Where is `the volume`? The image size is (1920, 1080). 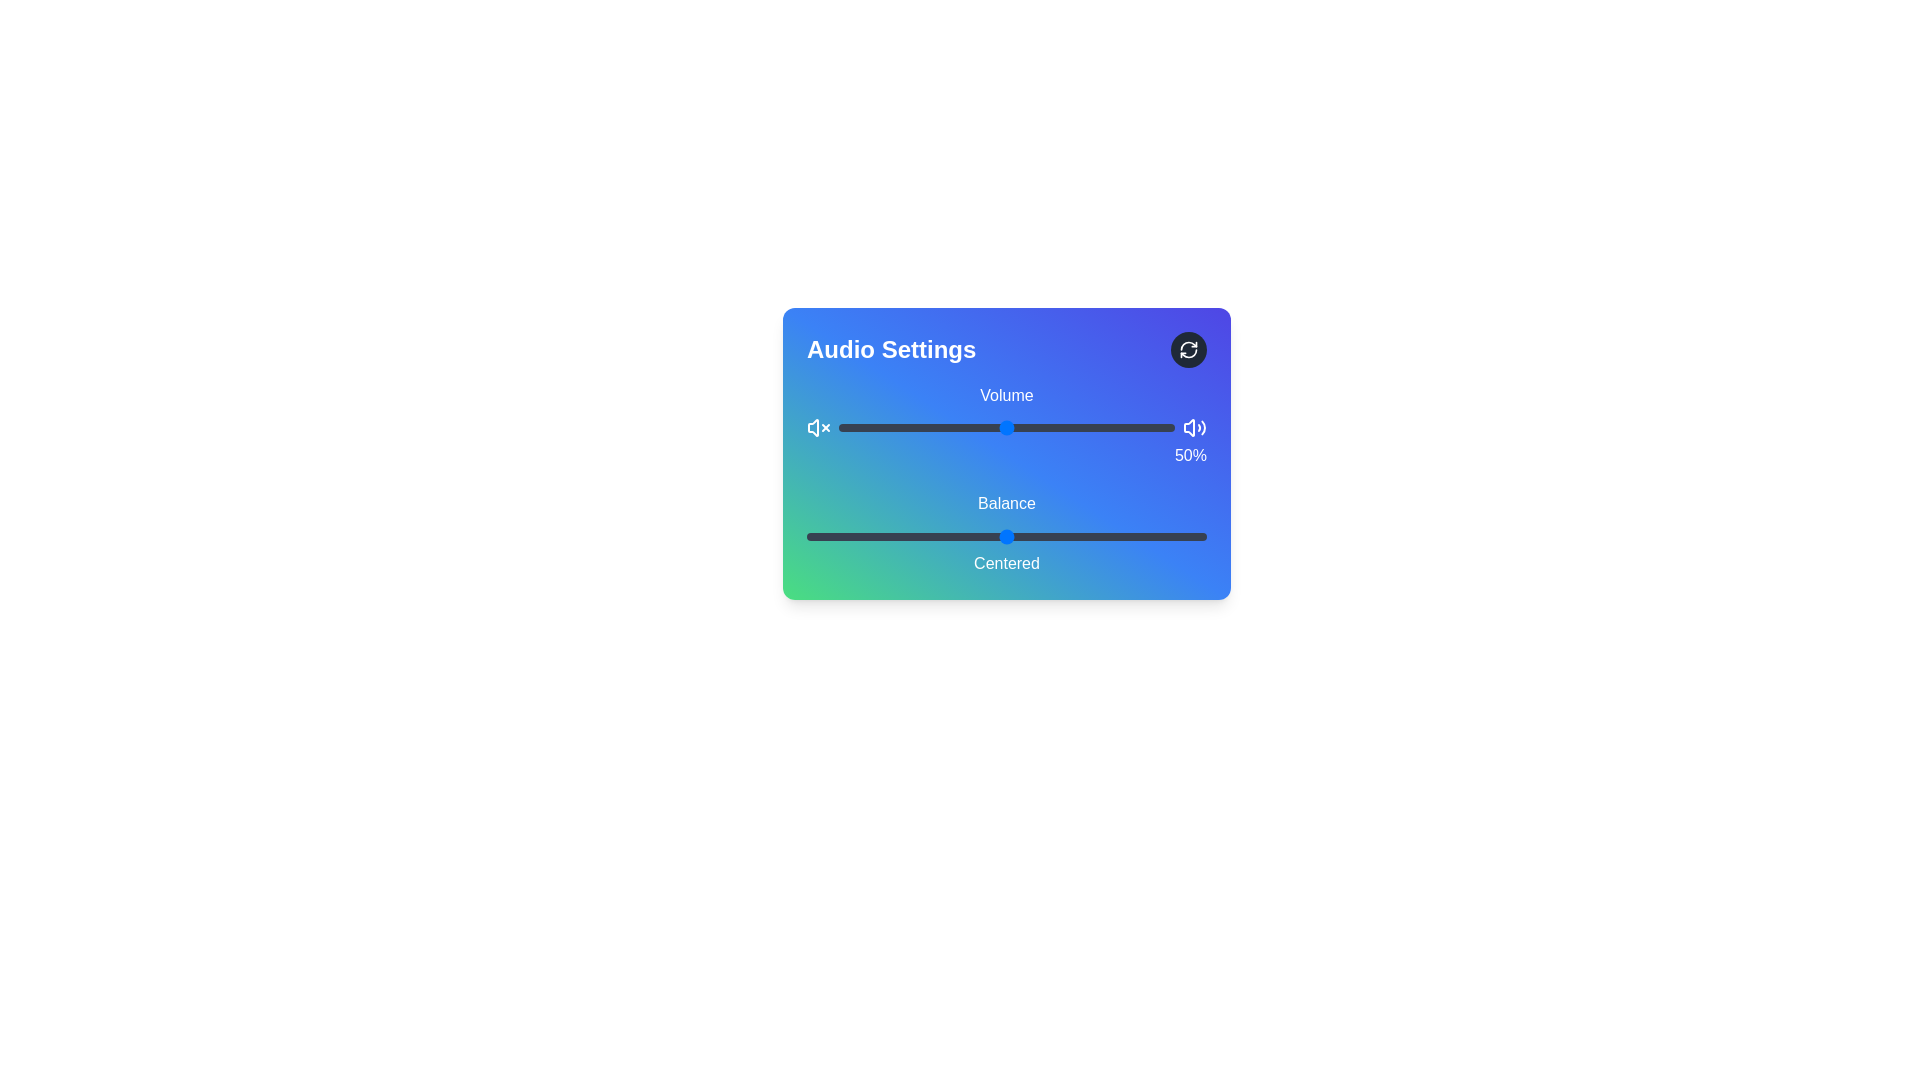
the volume is located at coordinates (921, 427).